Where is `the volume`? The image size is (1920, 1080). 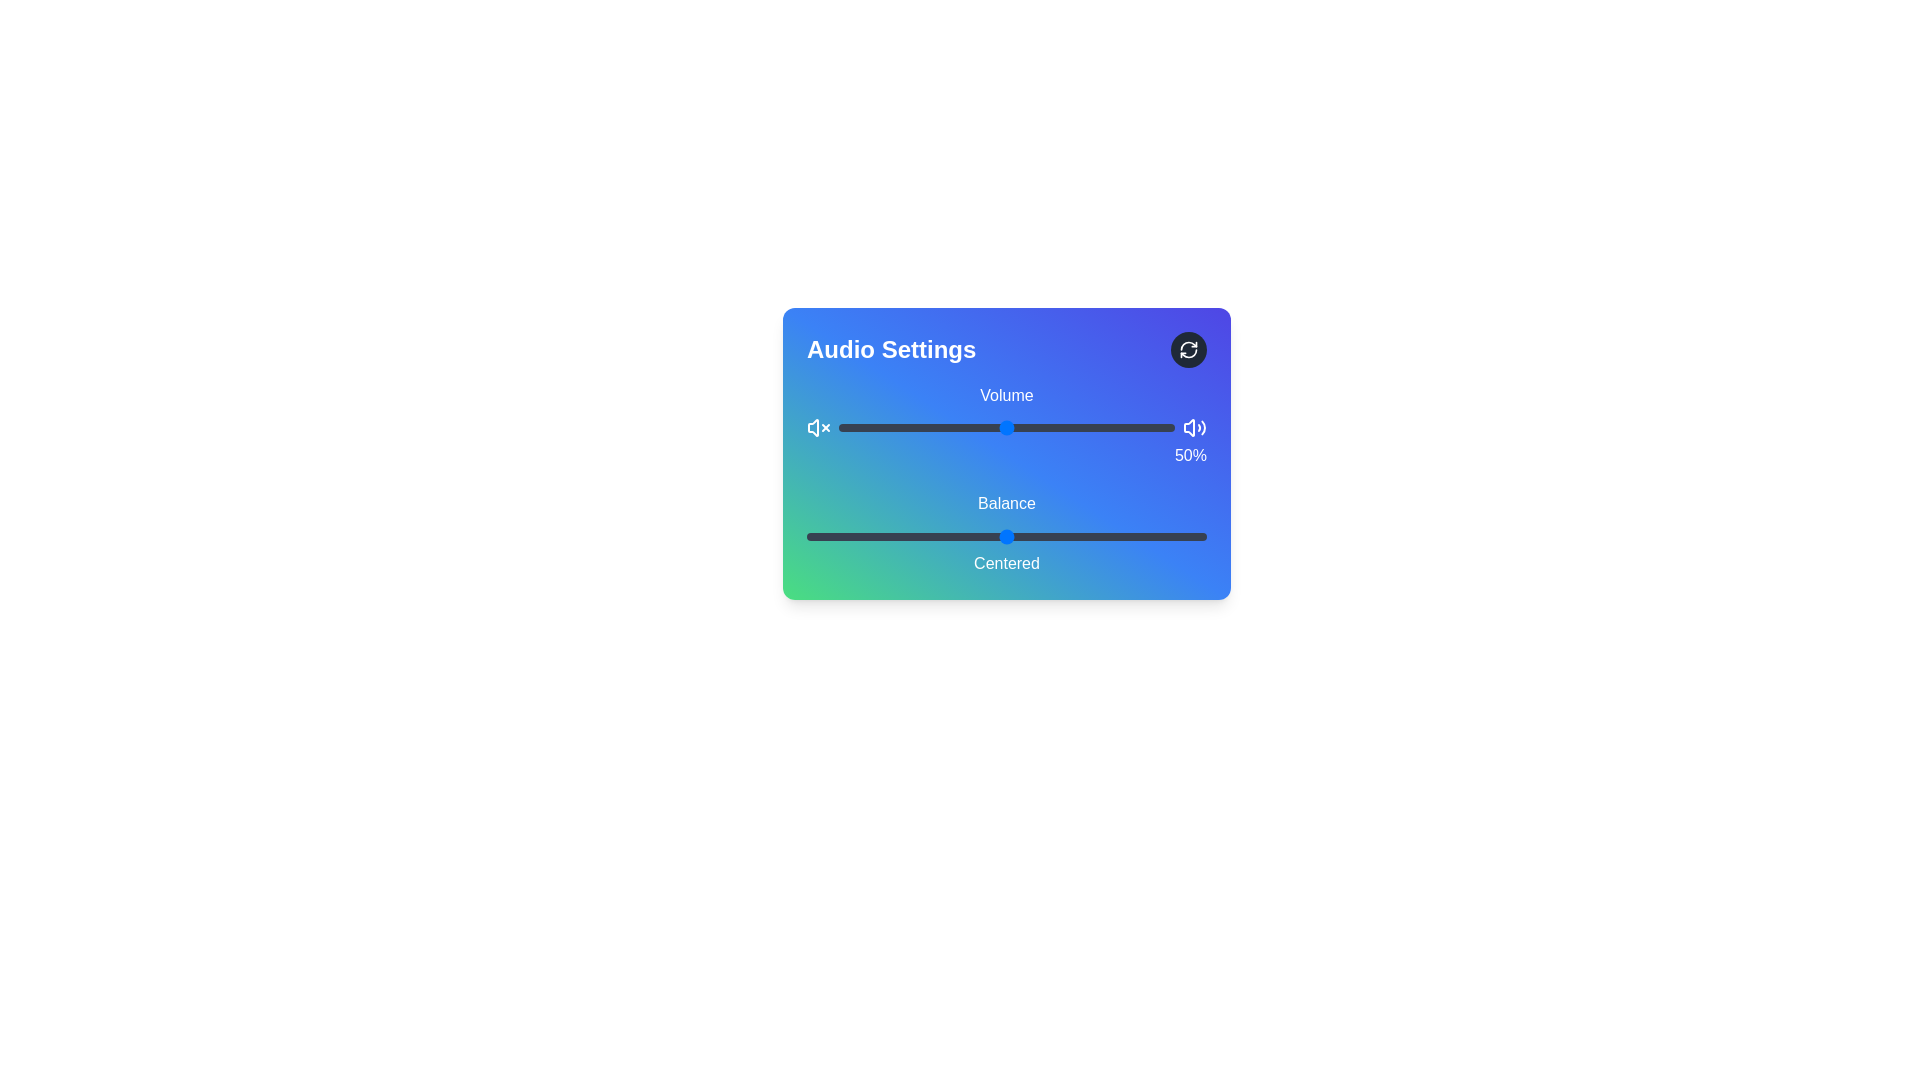
the volume is located at coordinates (921, 427).